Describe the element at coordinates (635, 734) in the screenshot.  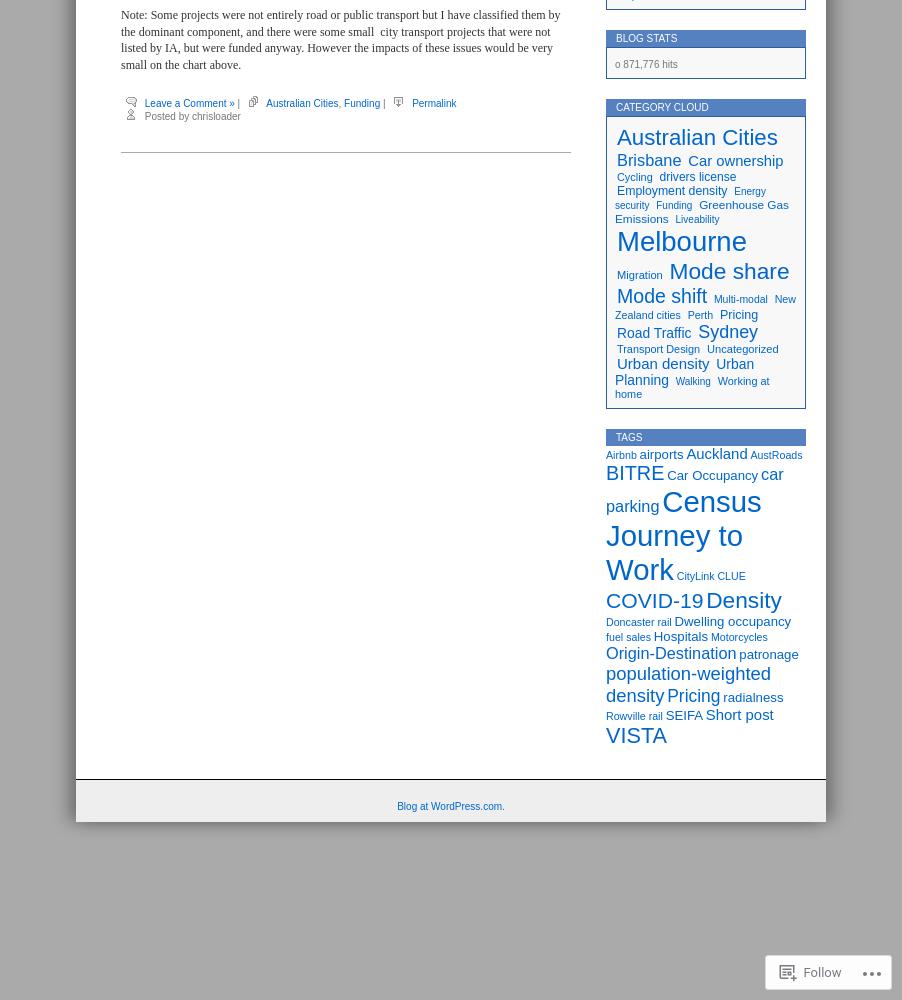
I see `'VISTA'` at that location.